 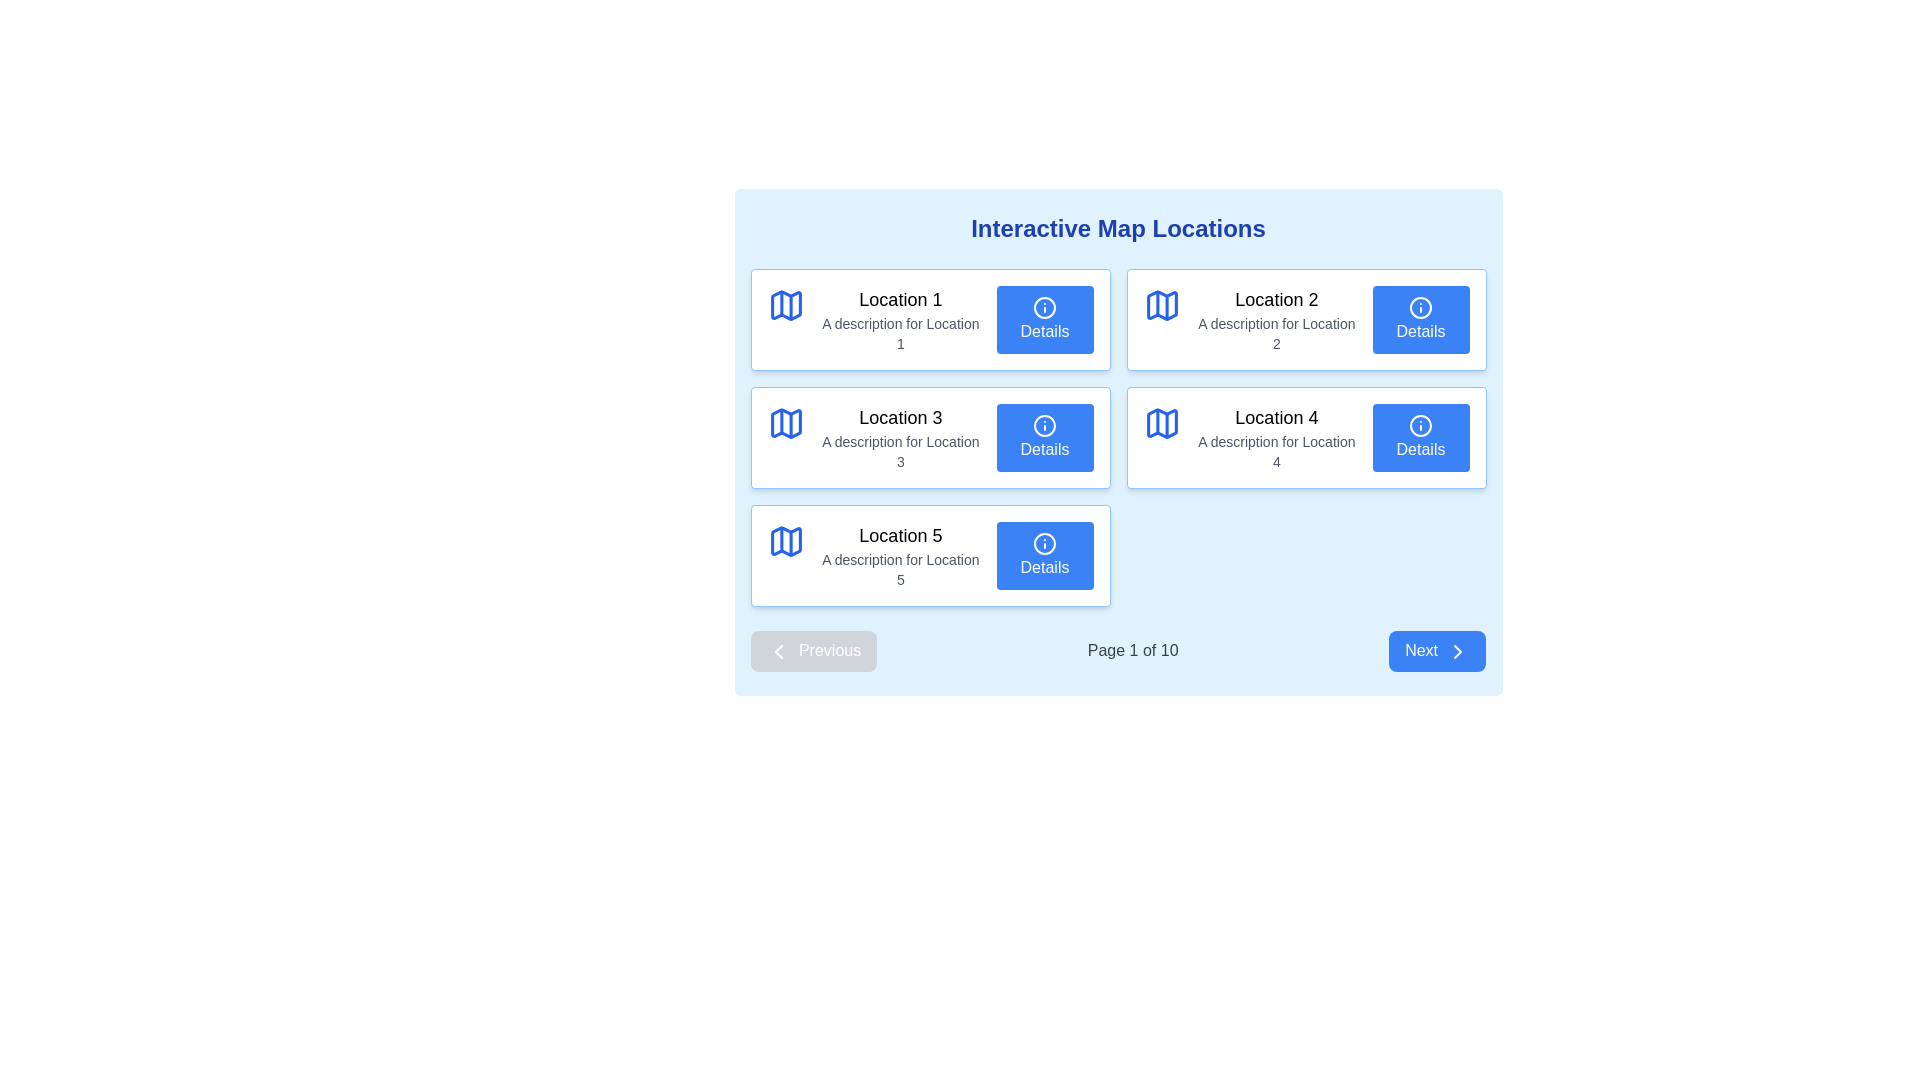 I want to click on the blue map icon located in the fourth position of the main layout grid, above the text 'Location 4' and adjacent to the 'Details' button, so click(x=1162, y=423).